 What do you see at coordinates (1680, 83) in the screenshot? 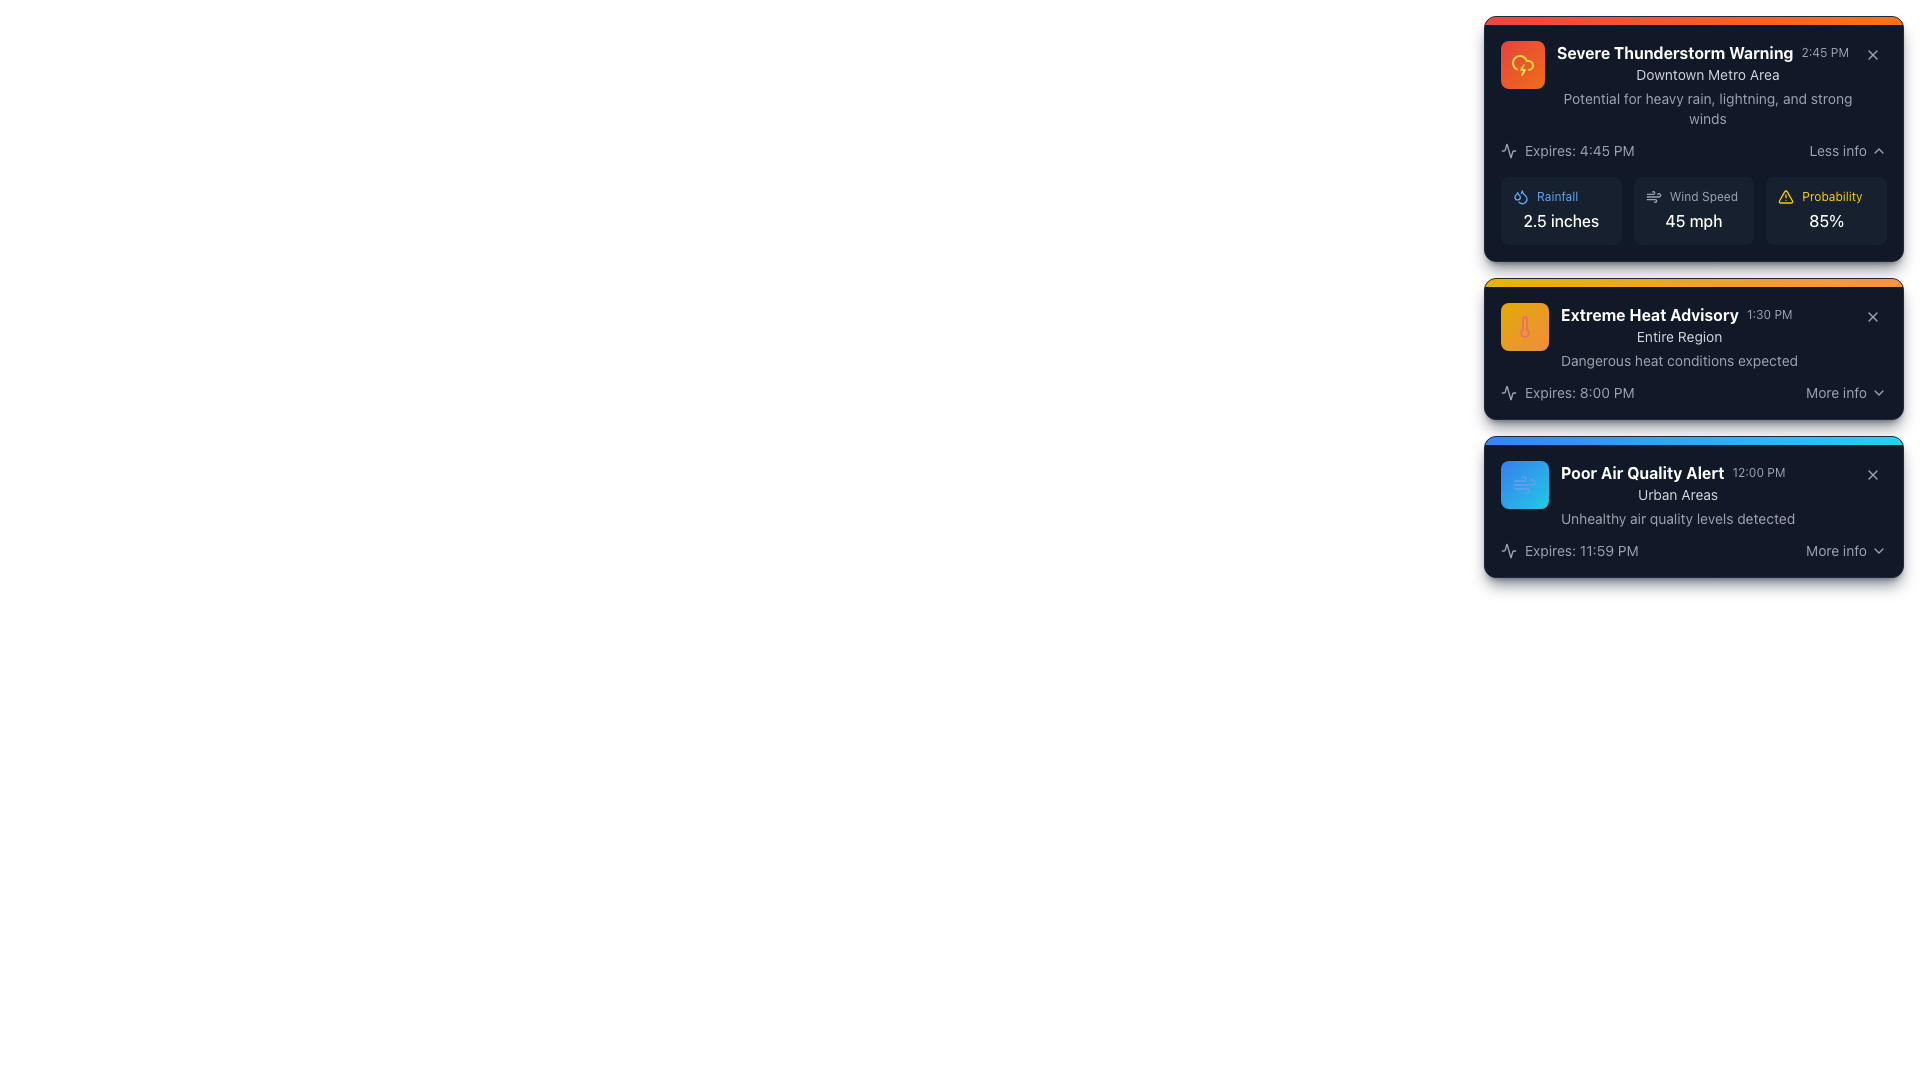
I see `the Notification card displaying the 'Severe Thunderstorm Warning' at the top of the alert list` at bounding box center [1680, 83].